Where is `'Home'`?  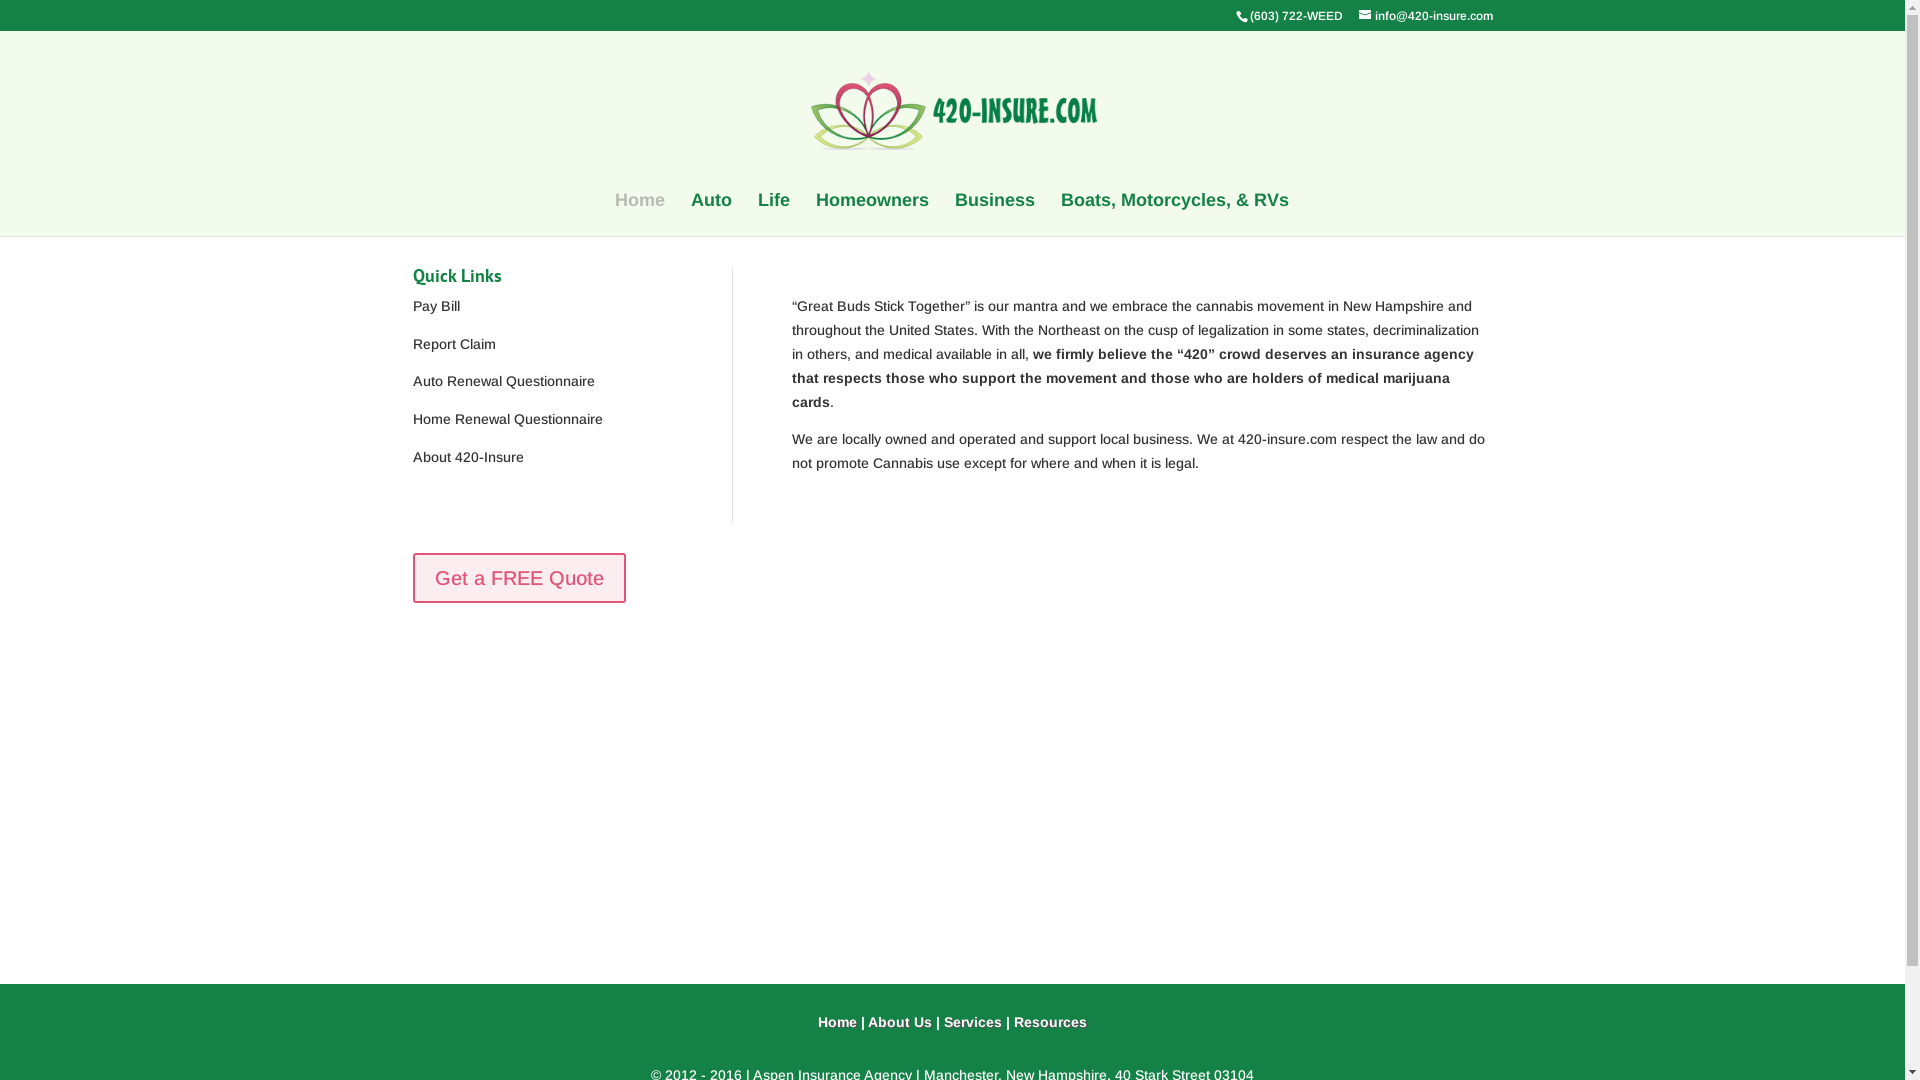
'Home' is located at coordinates (837, 1022).